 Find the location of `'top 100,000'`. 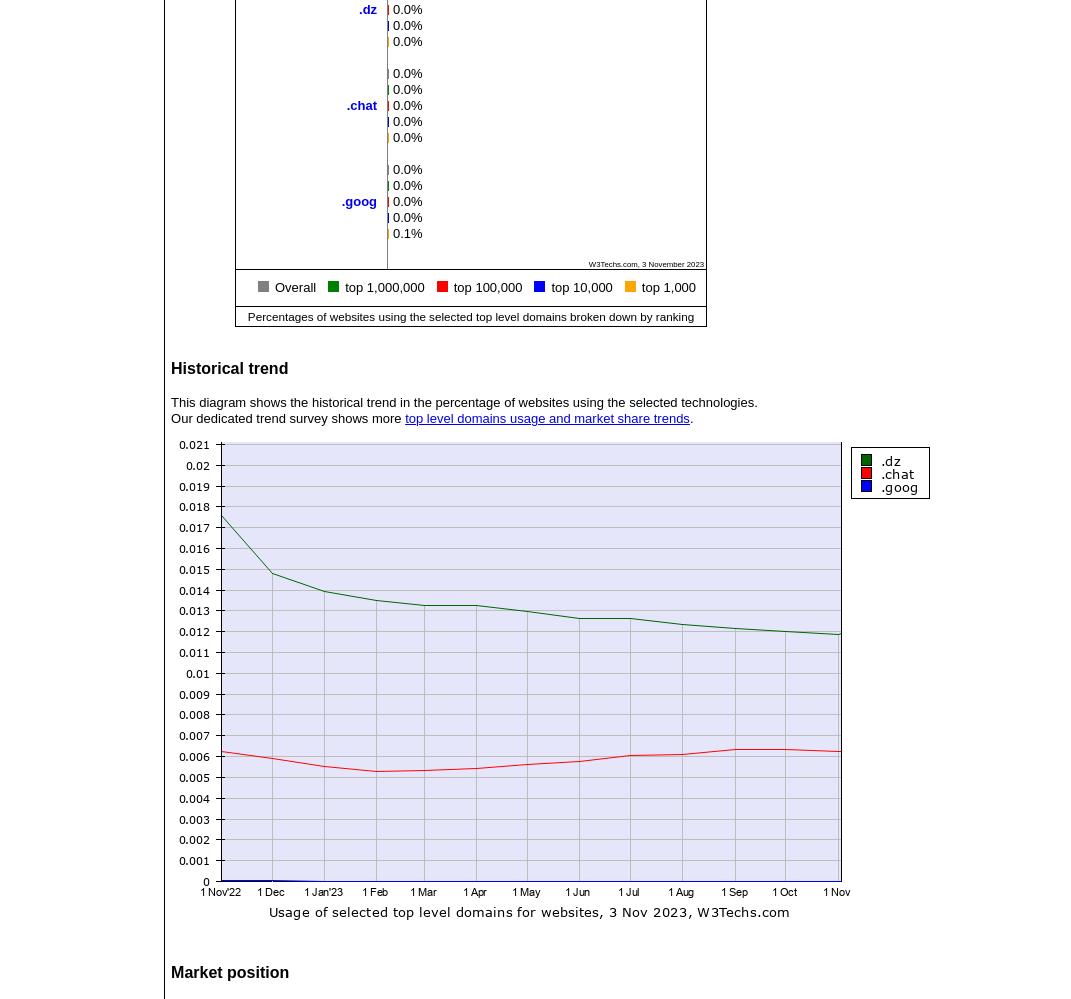

'top 100,000' is located at coordinates (453, 286).